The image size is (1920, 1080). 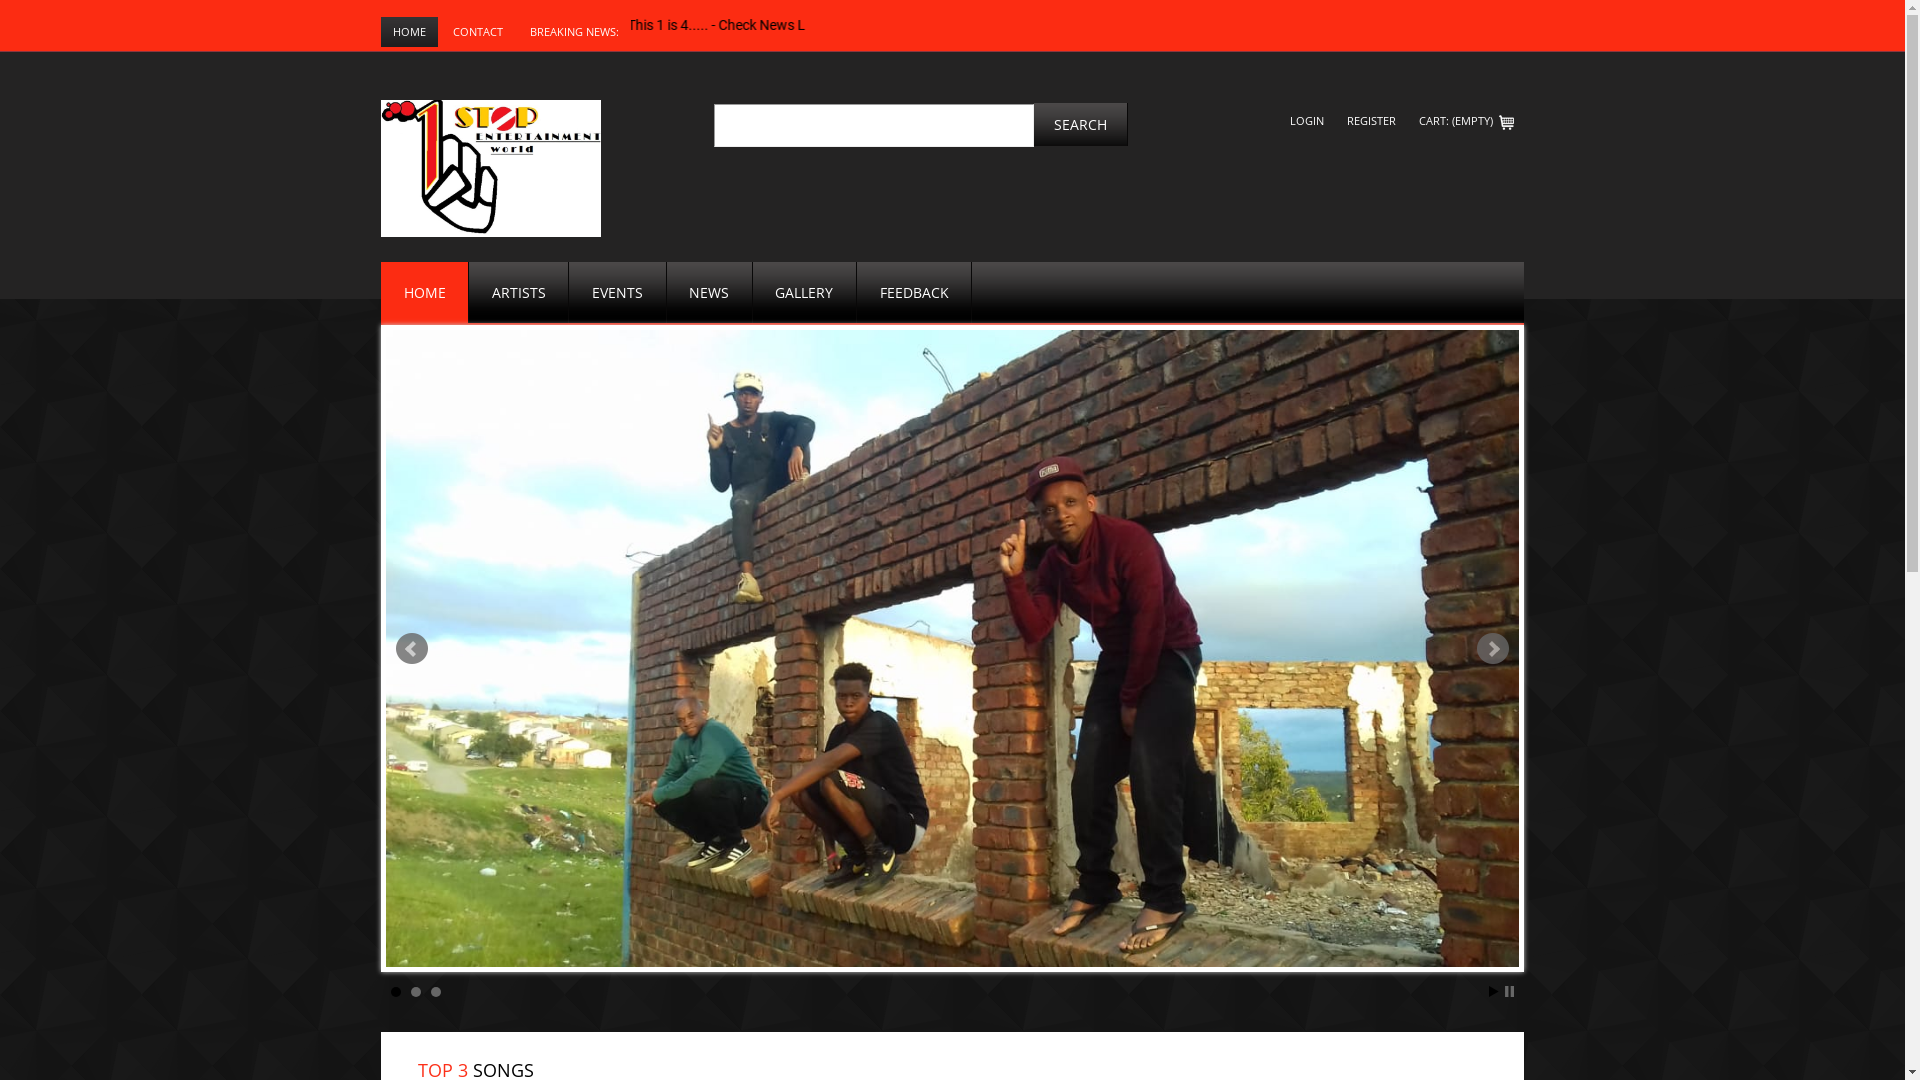 What do you see at coordinates (424, 292) in the screenshot?
I see `'HOME'` at bounding box center [424, 292].